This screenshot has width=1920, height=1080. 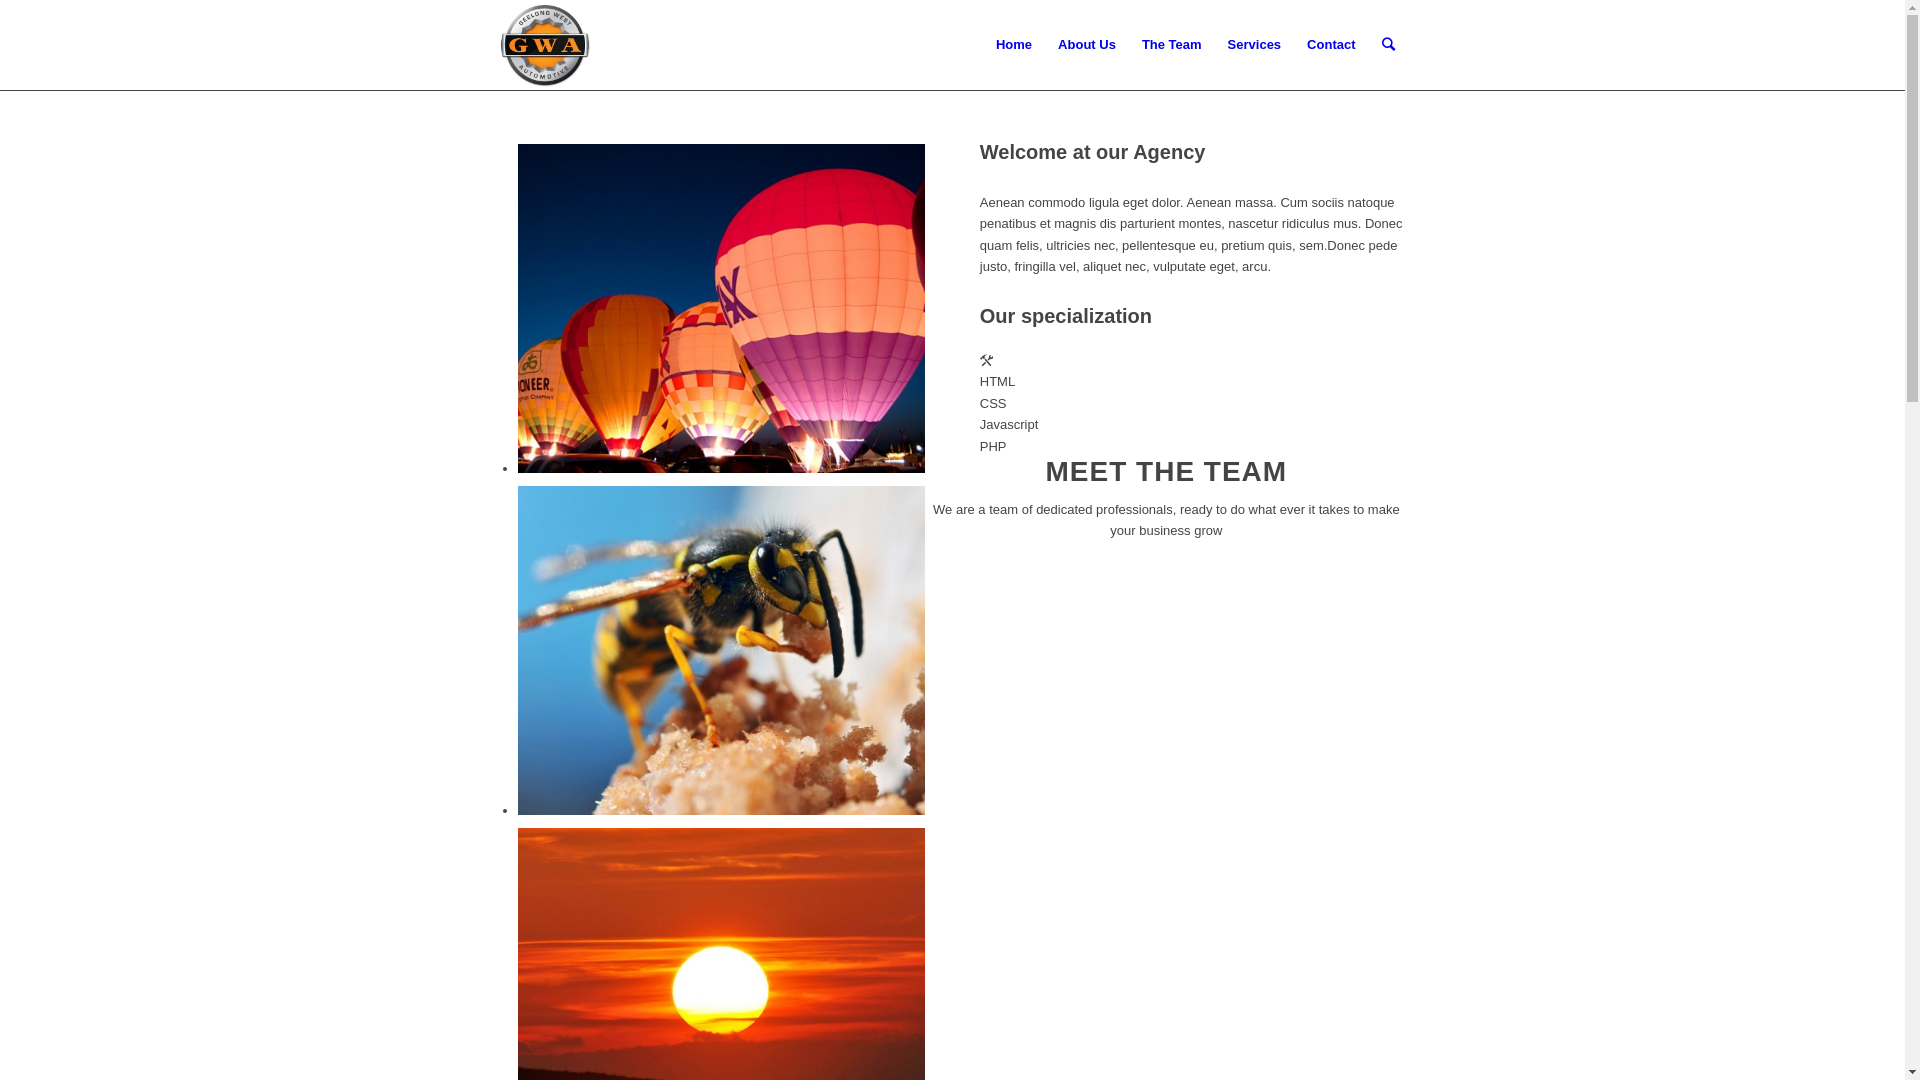 I want to click on 'Services', so click(x=1253, y=45).